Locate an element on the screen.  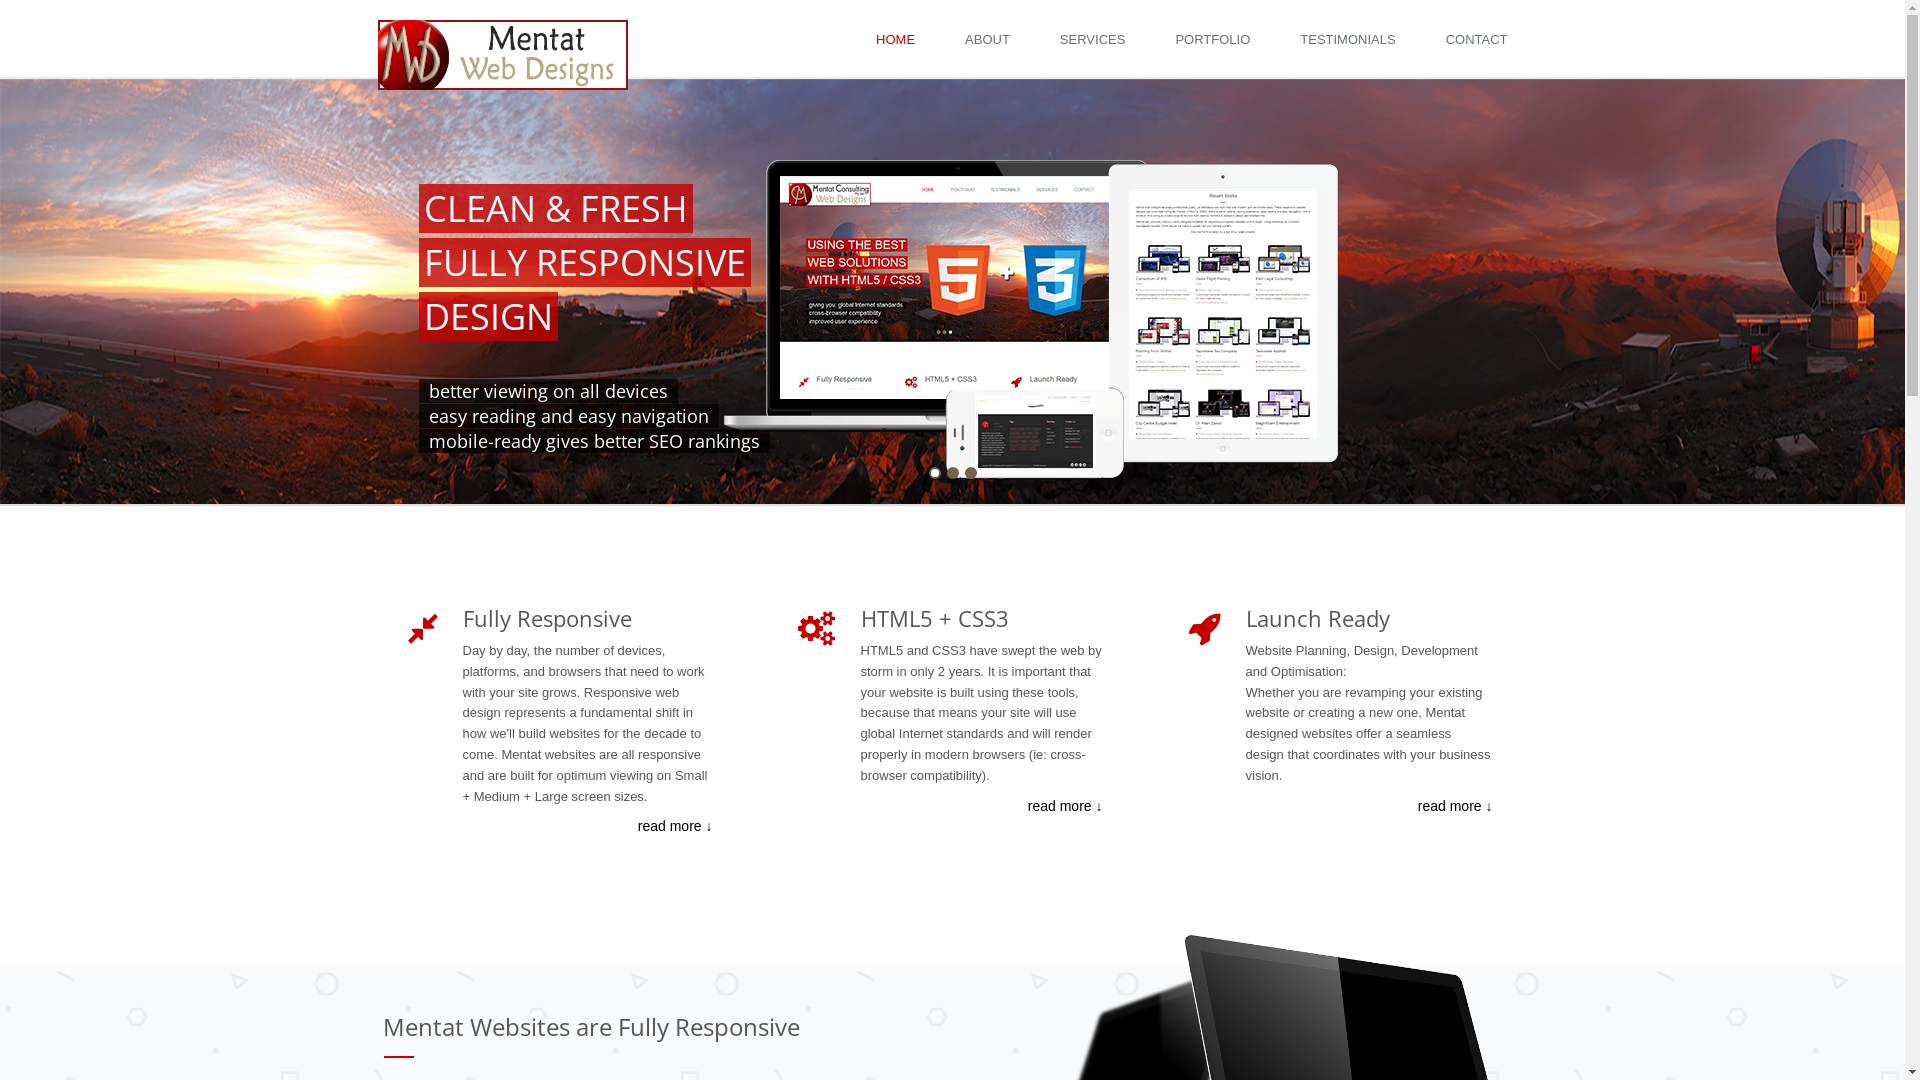
'TESTIMONIALS' is located at coordinates (1352, 38).